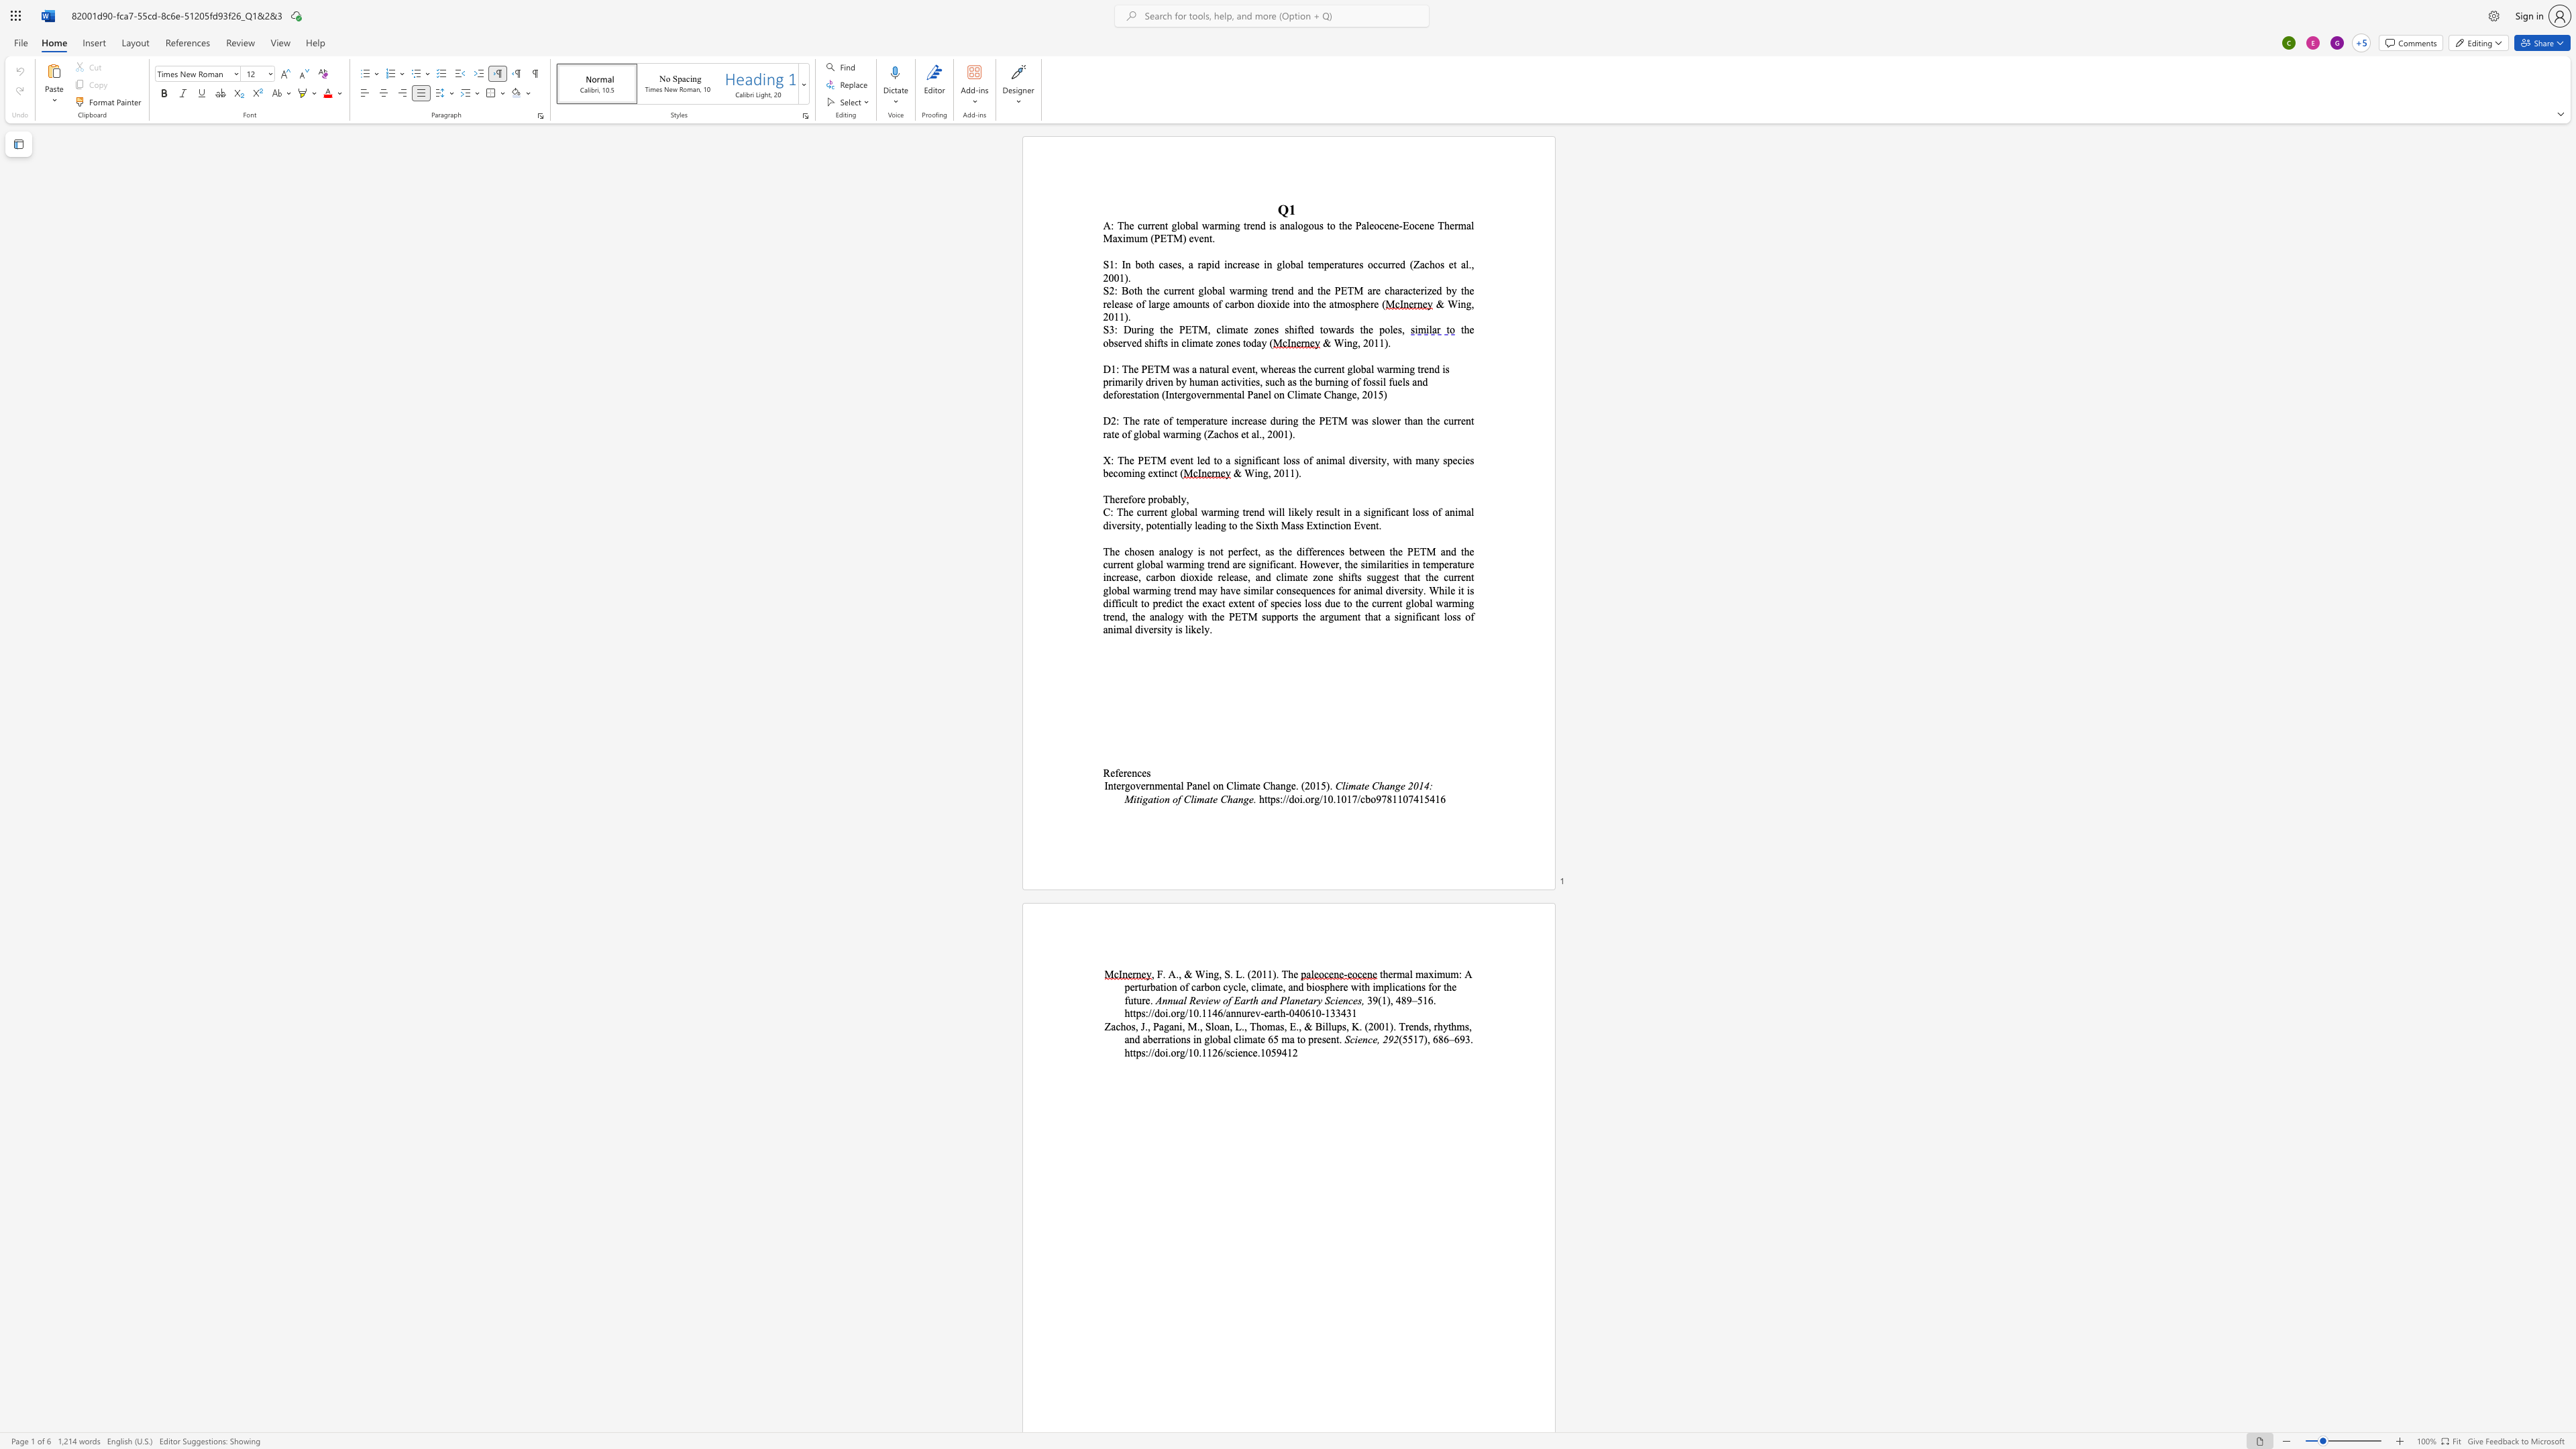 Image resolution: width=2576 pixels, height=1449 pixels. Describe the element at coordinates (1454, 264) in the screenshot. I see `the 4th character "t" in the text` at that location.